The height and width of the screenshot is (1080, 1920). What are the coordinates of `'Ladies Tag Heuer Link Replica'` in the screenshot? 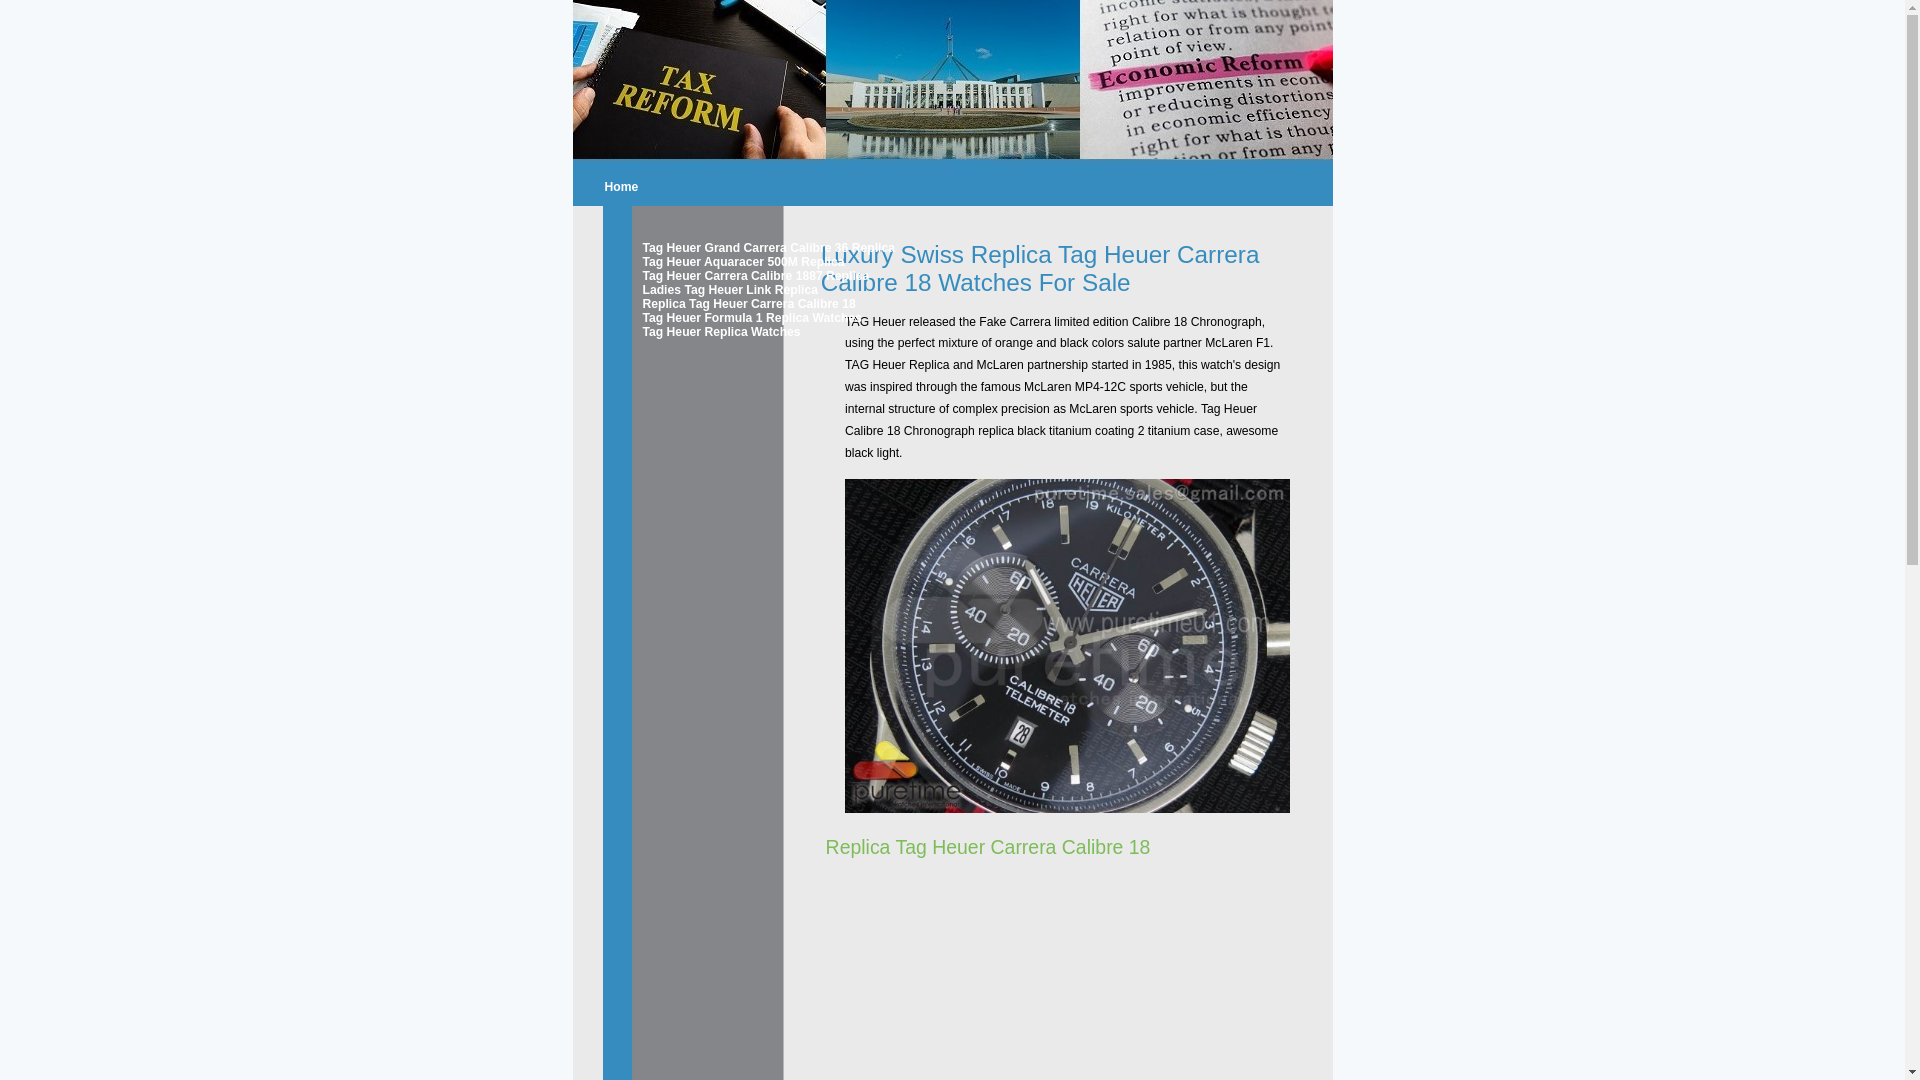 It's located at (711, 289).